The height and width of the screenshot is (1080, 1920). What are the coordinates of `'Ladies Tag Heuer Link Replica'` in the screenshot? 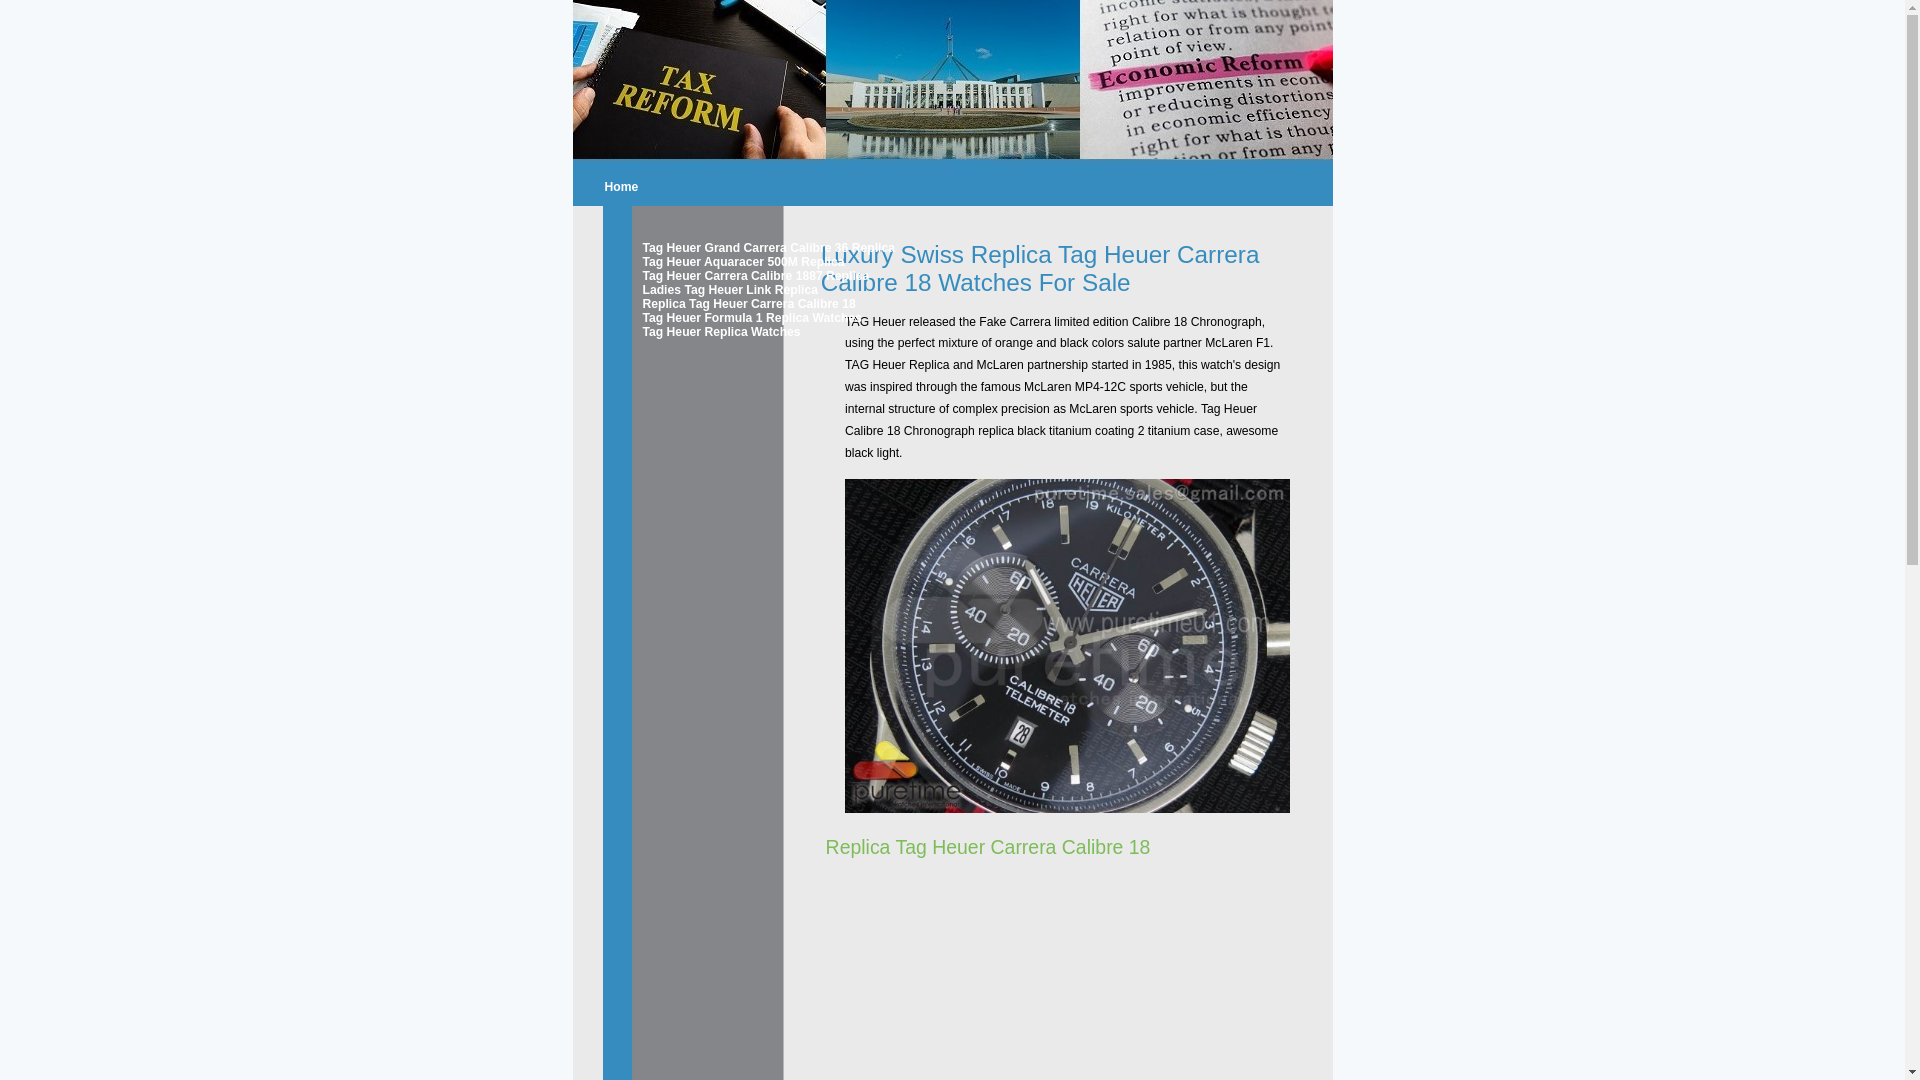 It's located at (711, 289).